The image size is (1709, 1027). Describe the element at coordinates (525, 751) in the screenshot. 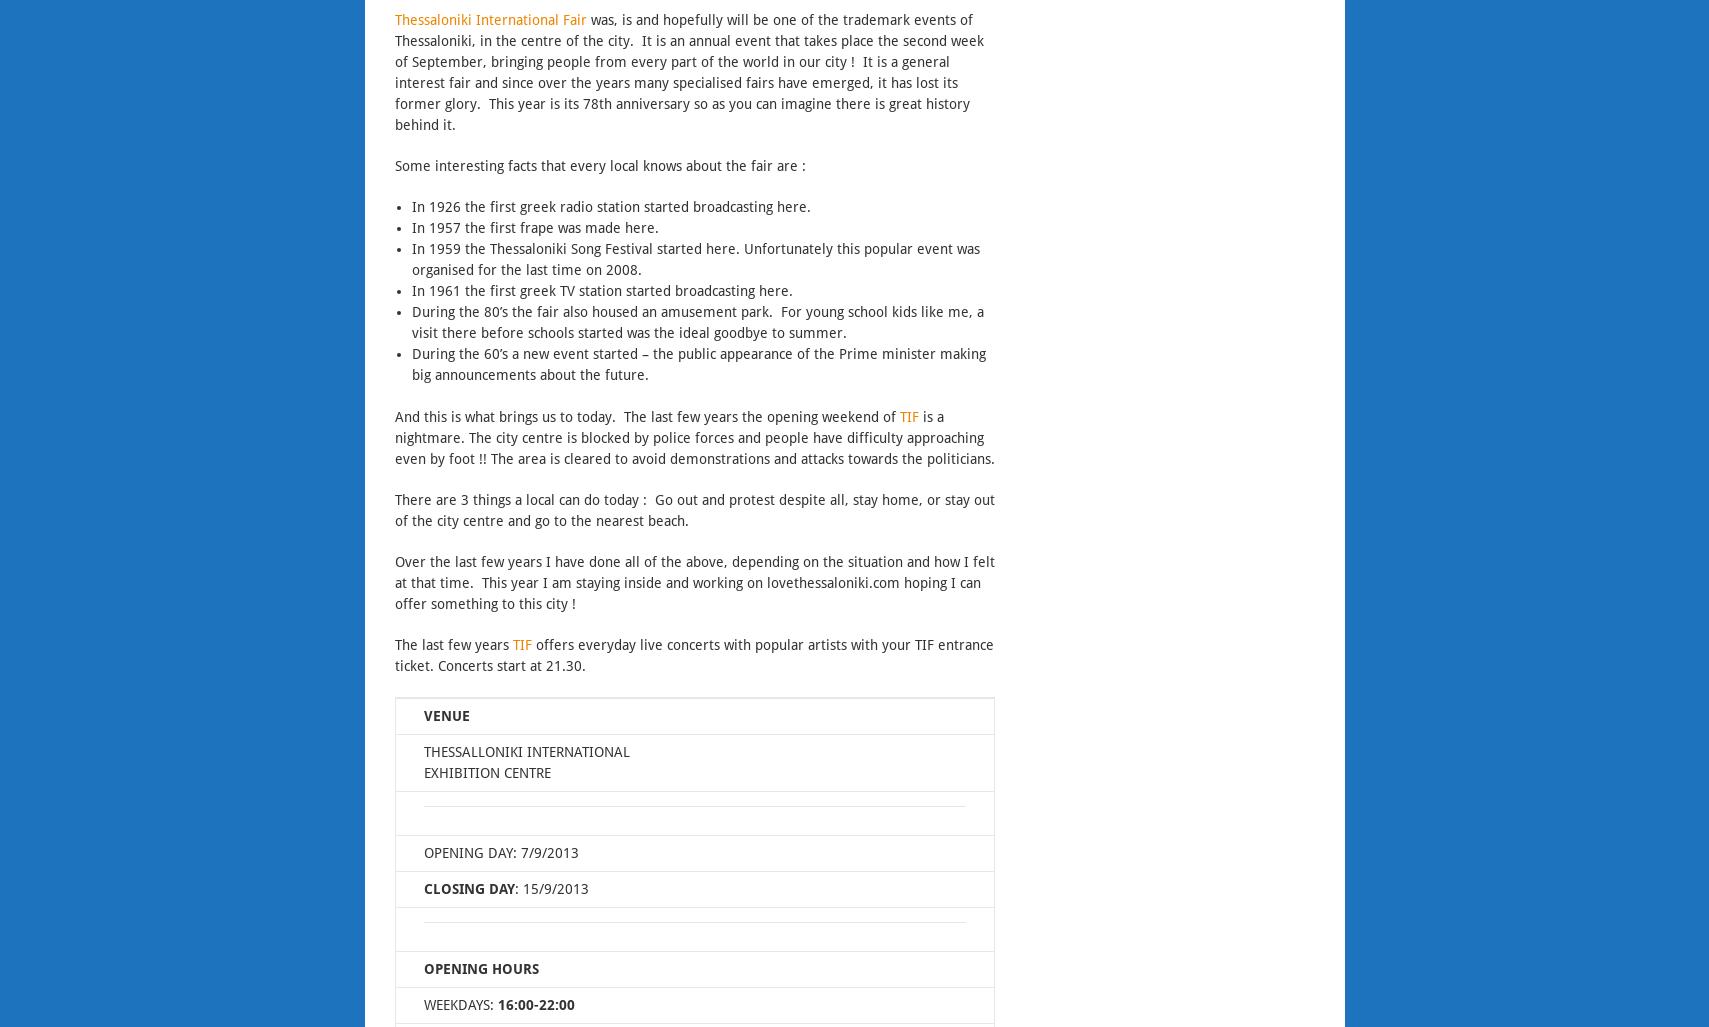

I see `'THESSALLONIKI INTERNATIONAL'` at that location.